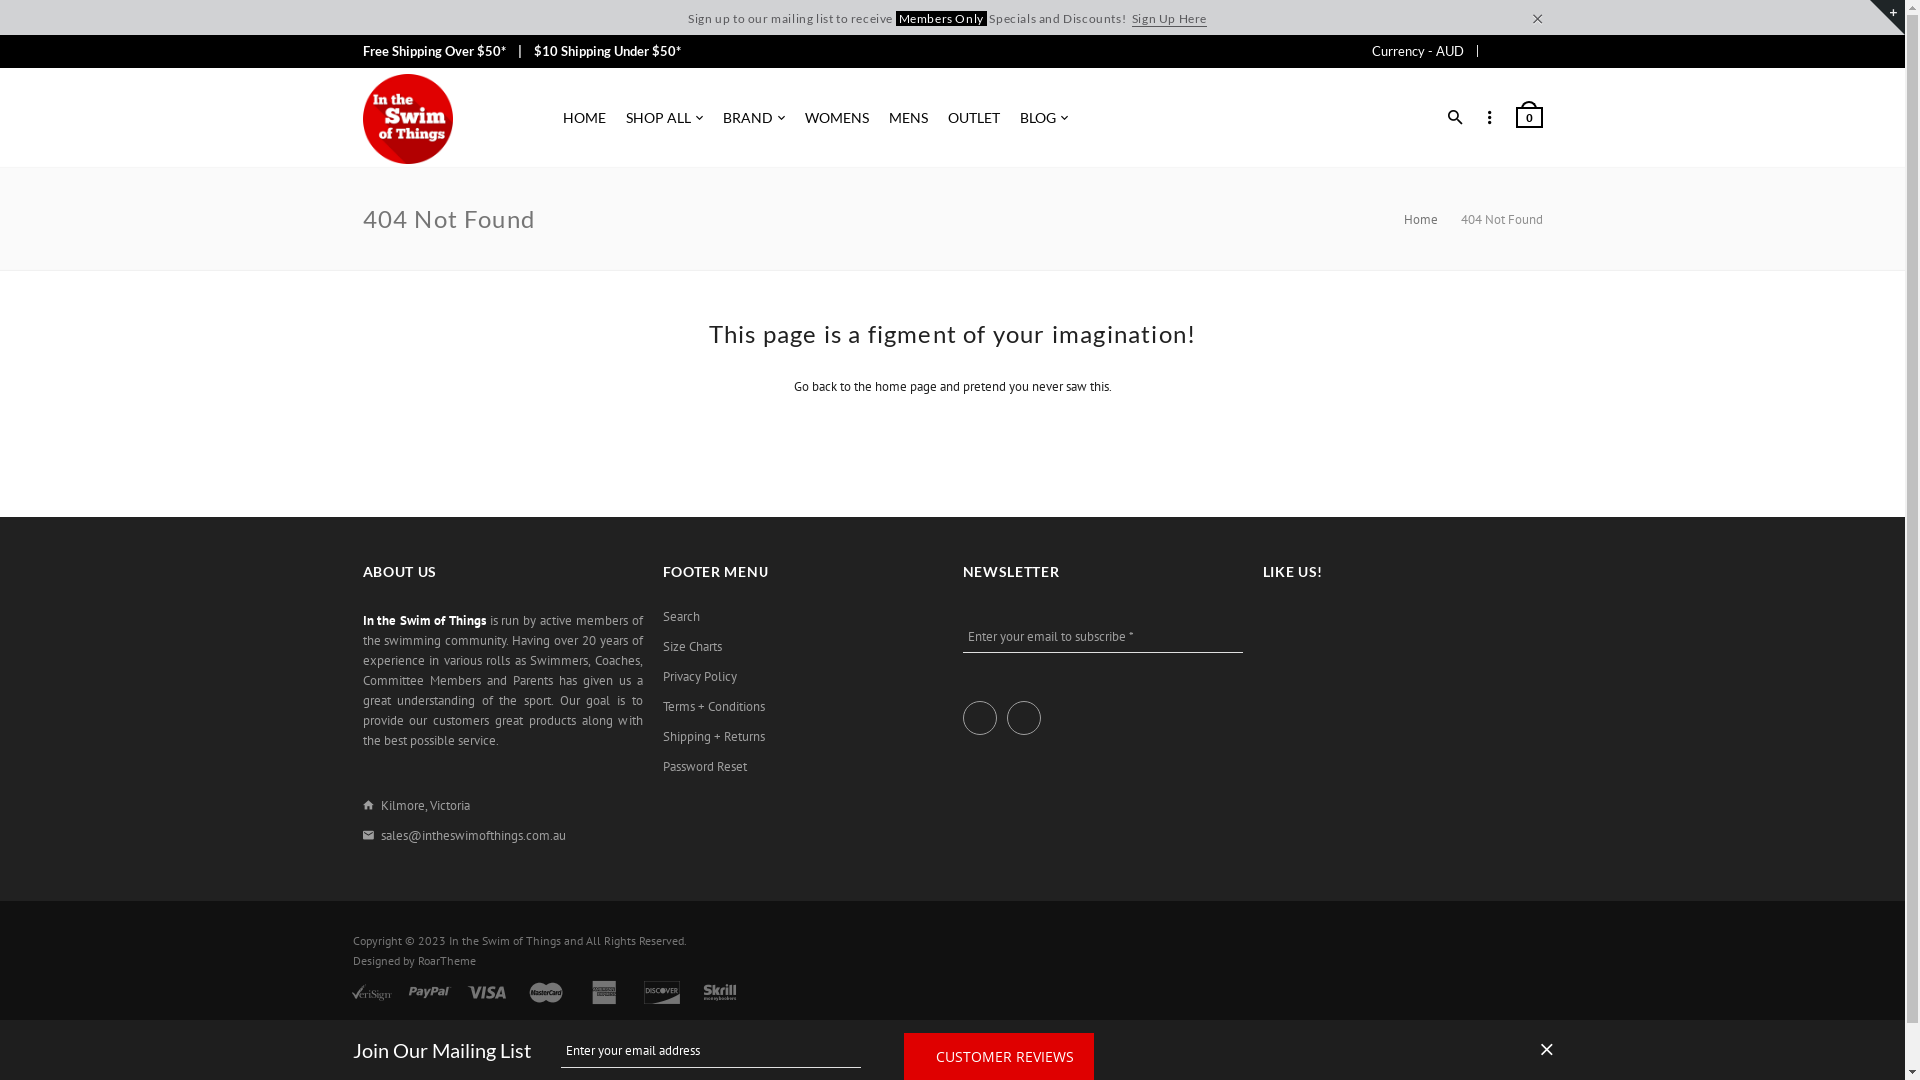  I want to click on 'BLOG', so click(1042, 118).